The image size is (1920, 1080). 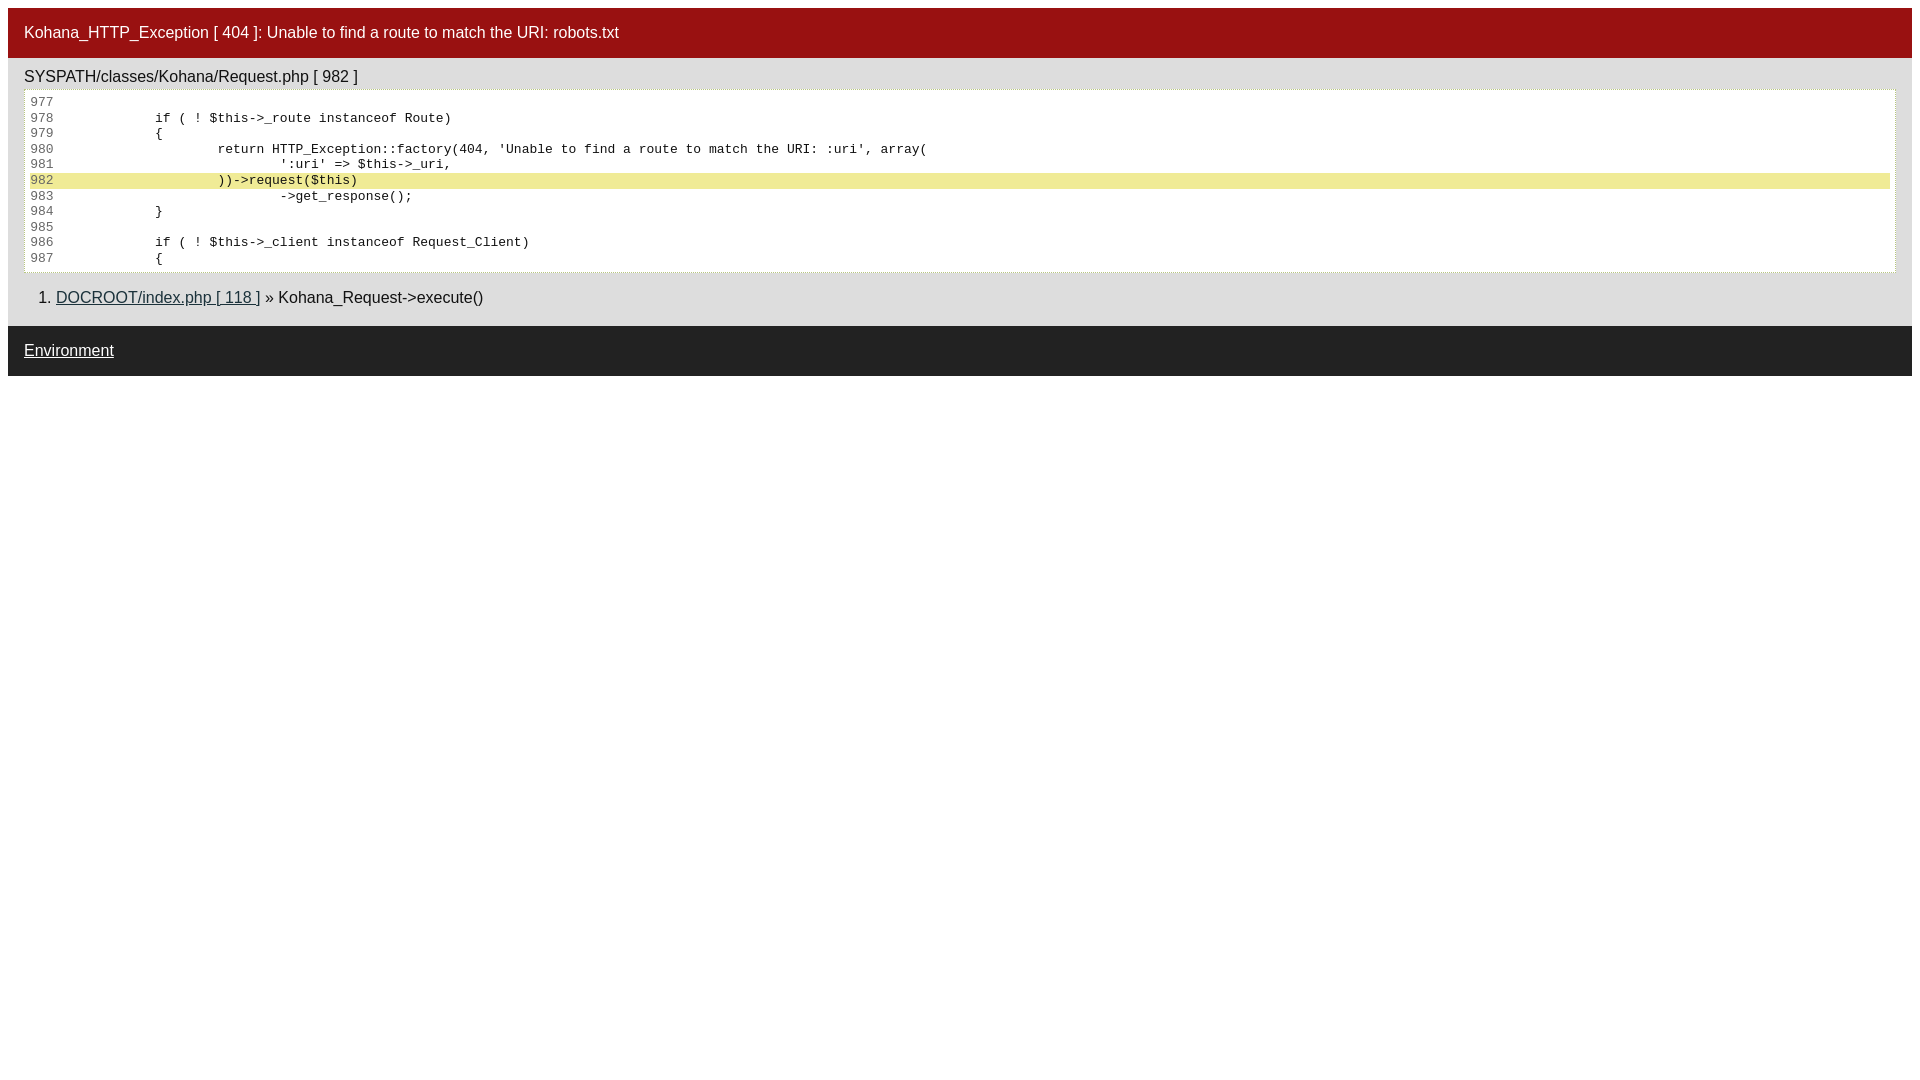 What do you see at coordinates (68, 349) in the screenshot?
I see `'Environment'` at bounding box center [68, 349].